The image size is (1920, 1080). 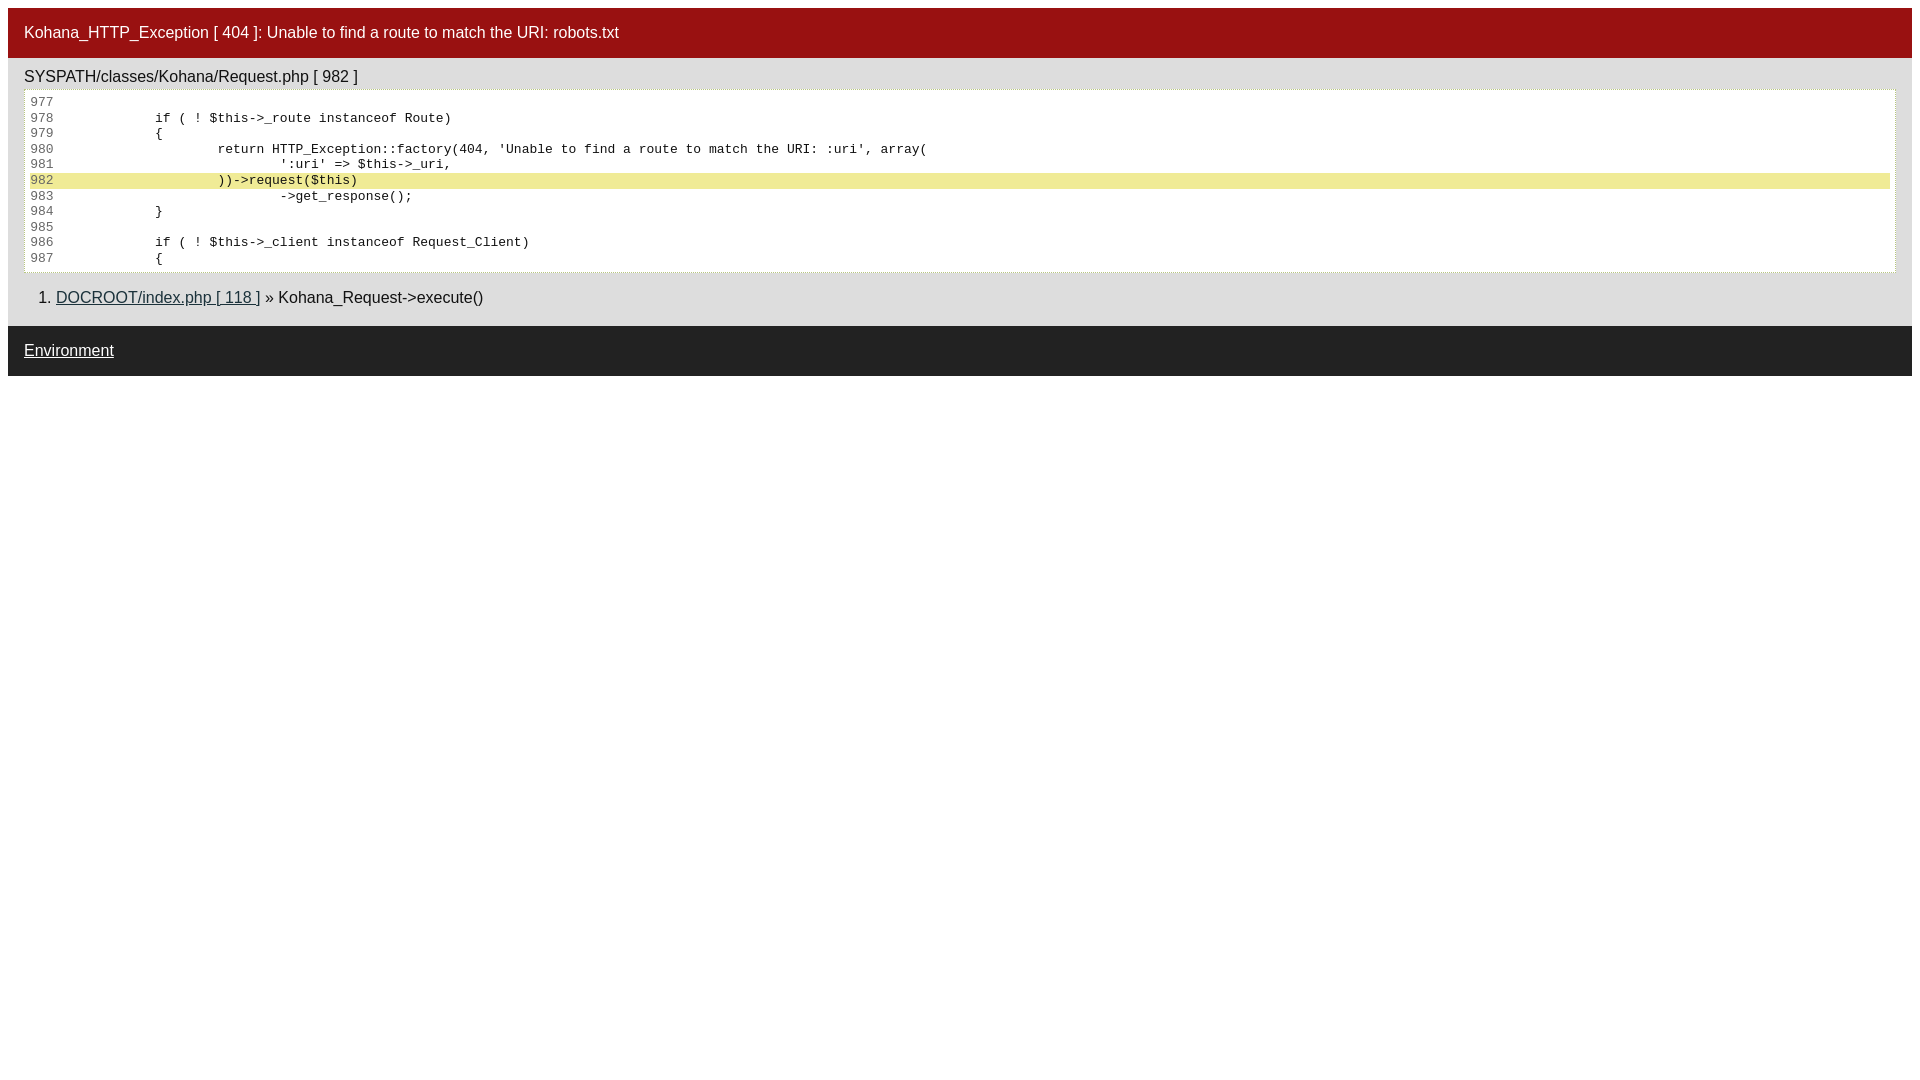 What do you see at coordinates (68, 349) in the screenshot?
I see `'Environment'` at bounding box center [68, 349].